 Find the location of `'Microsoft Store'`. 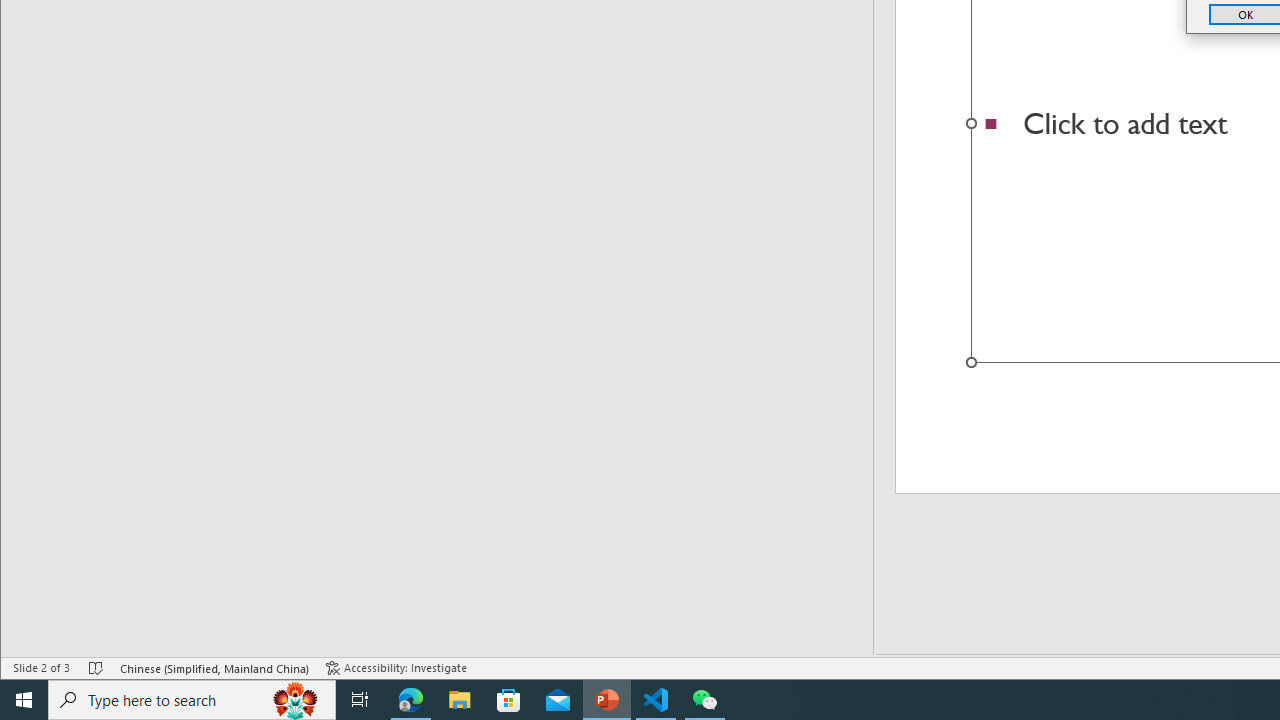

'Microsoft Store' is located at coordinates (509, 698).